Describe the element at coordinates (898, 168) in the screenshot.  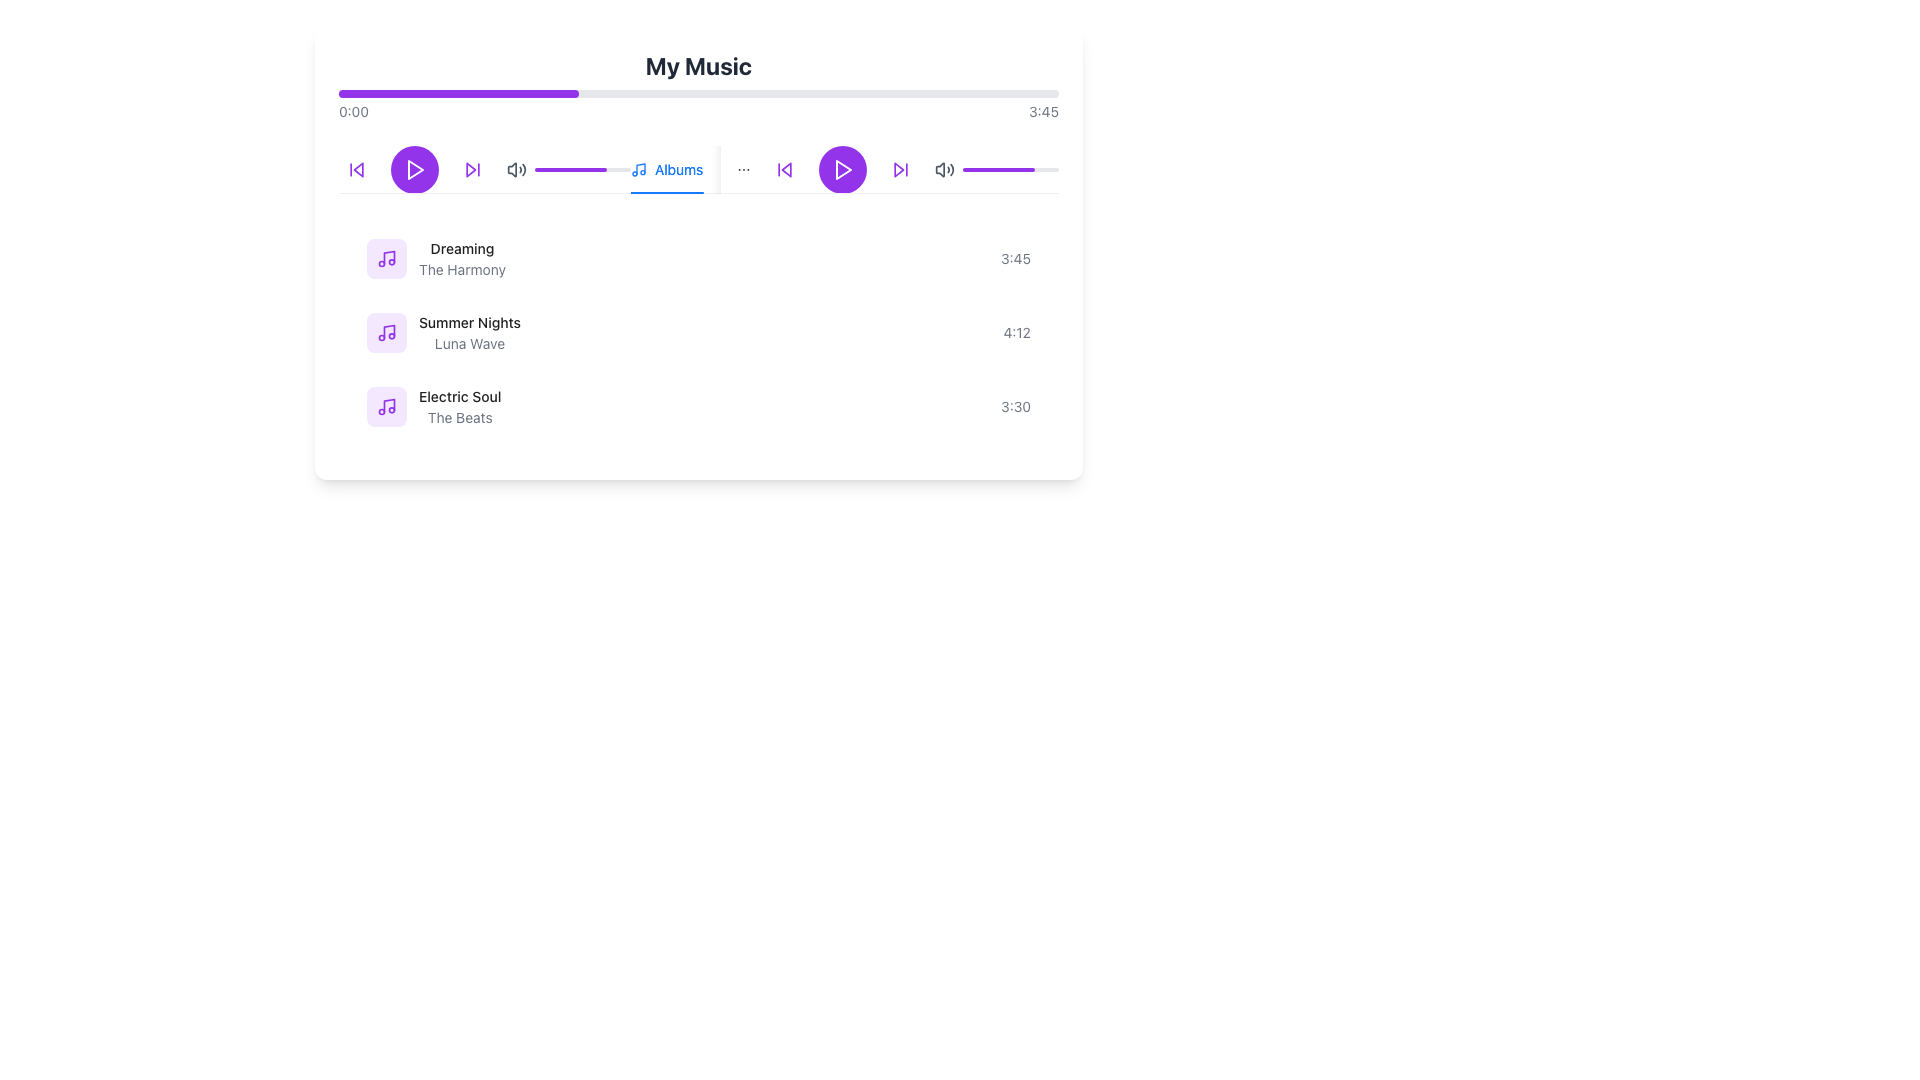
I see `the triangular skip-forward button, which is the leftmost graphic element of the music playback controls located in the top toolbar area` at that location.